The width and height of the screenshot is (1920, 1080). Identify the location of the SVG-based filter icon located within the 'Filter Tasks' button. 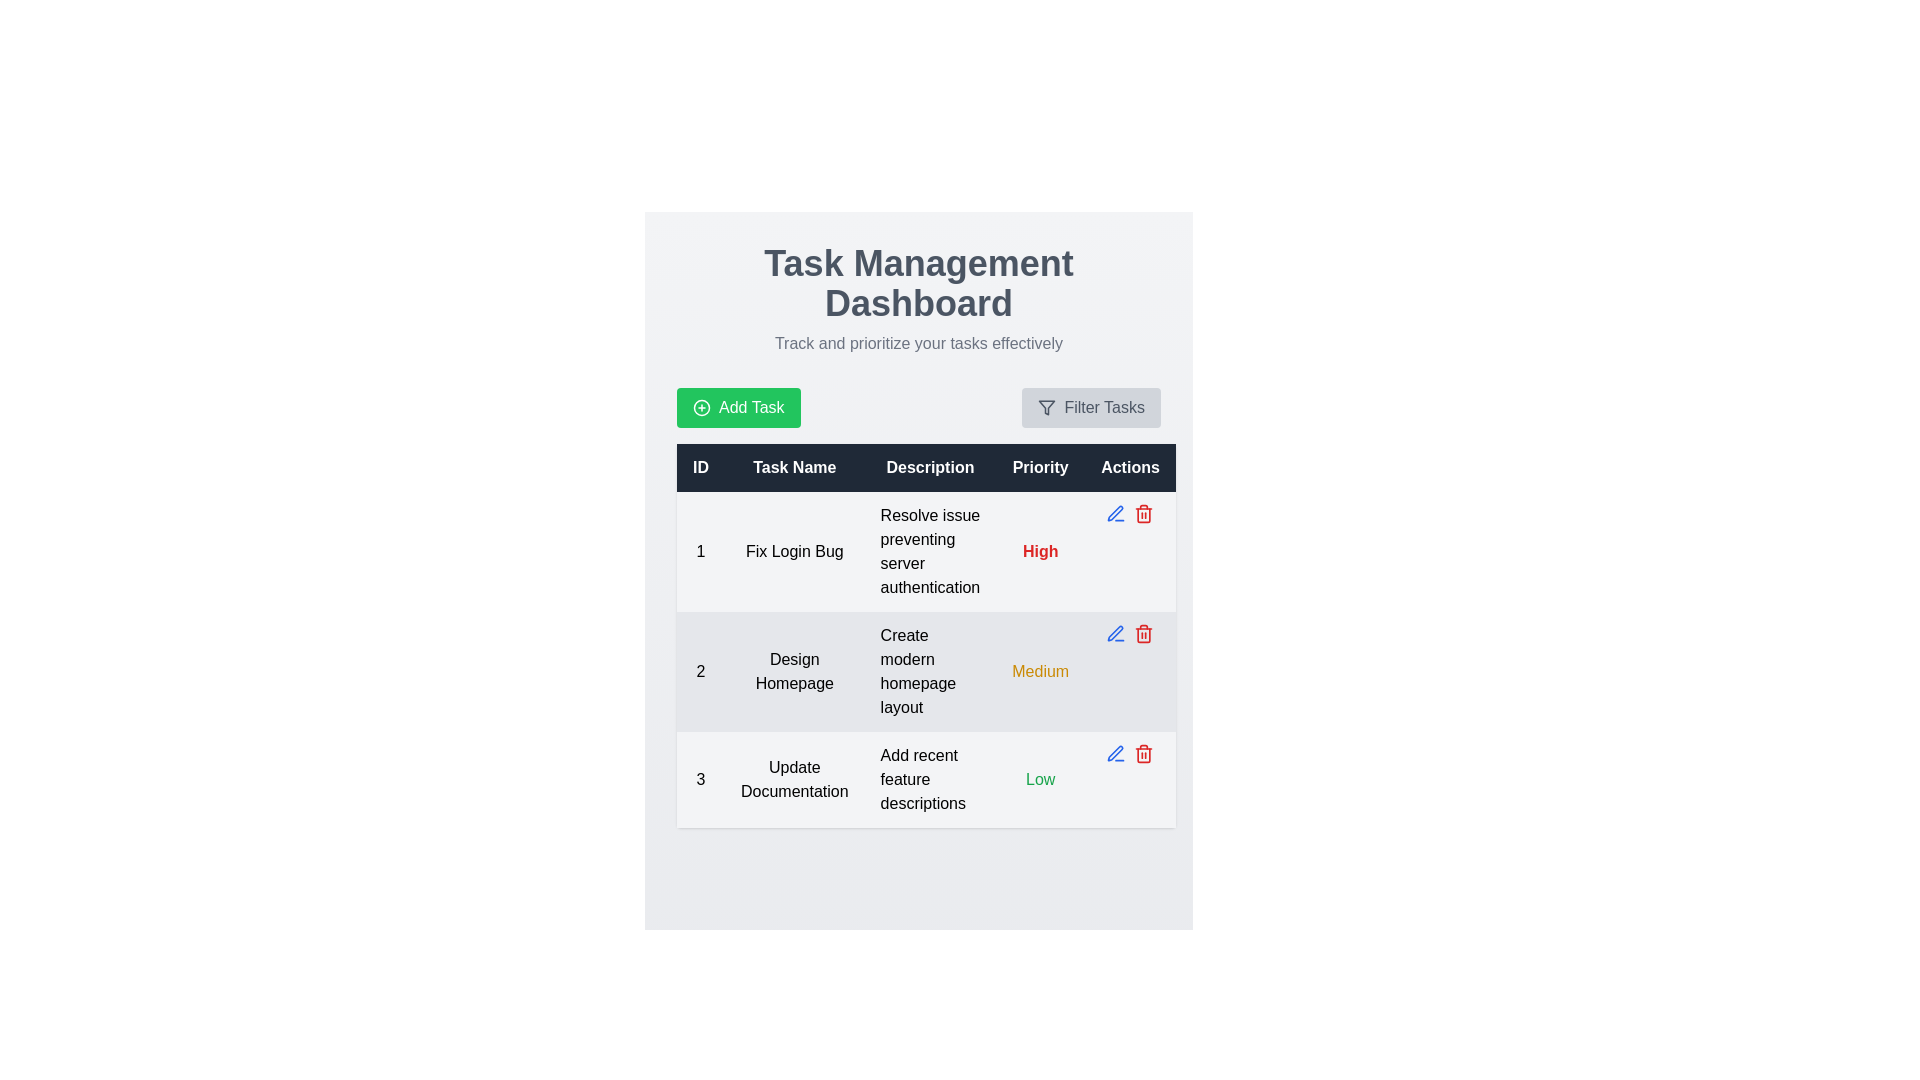
(1046, 407).